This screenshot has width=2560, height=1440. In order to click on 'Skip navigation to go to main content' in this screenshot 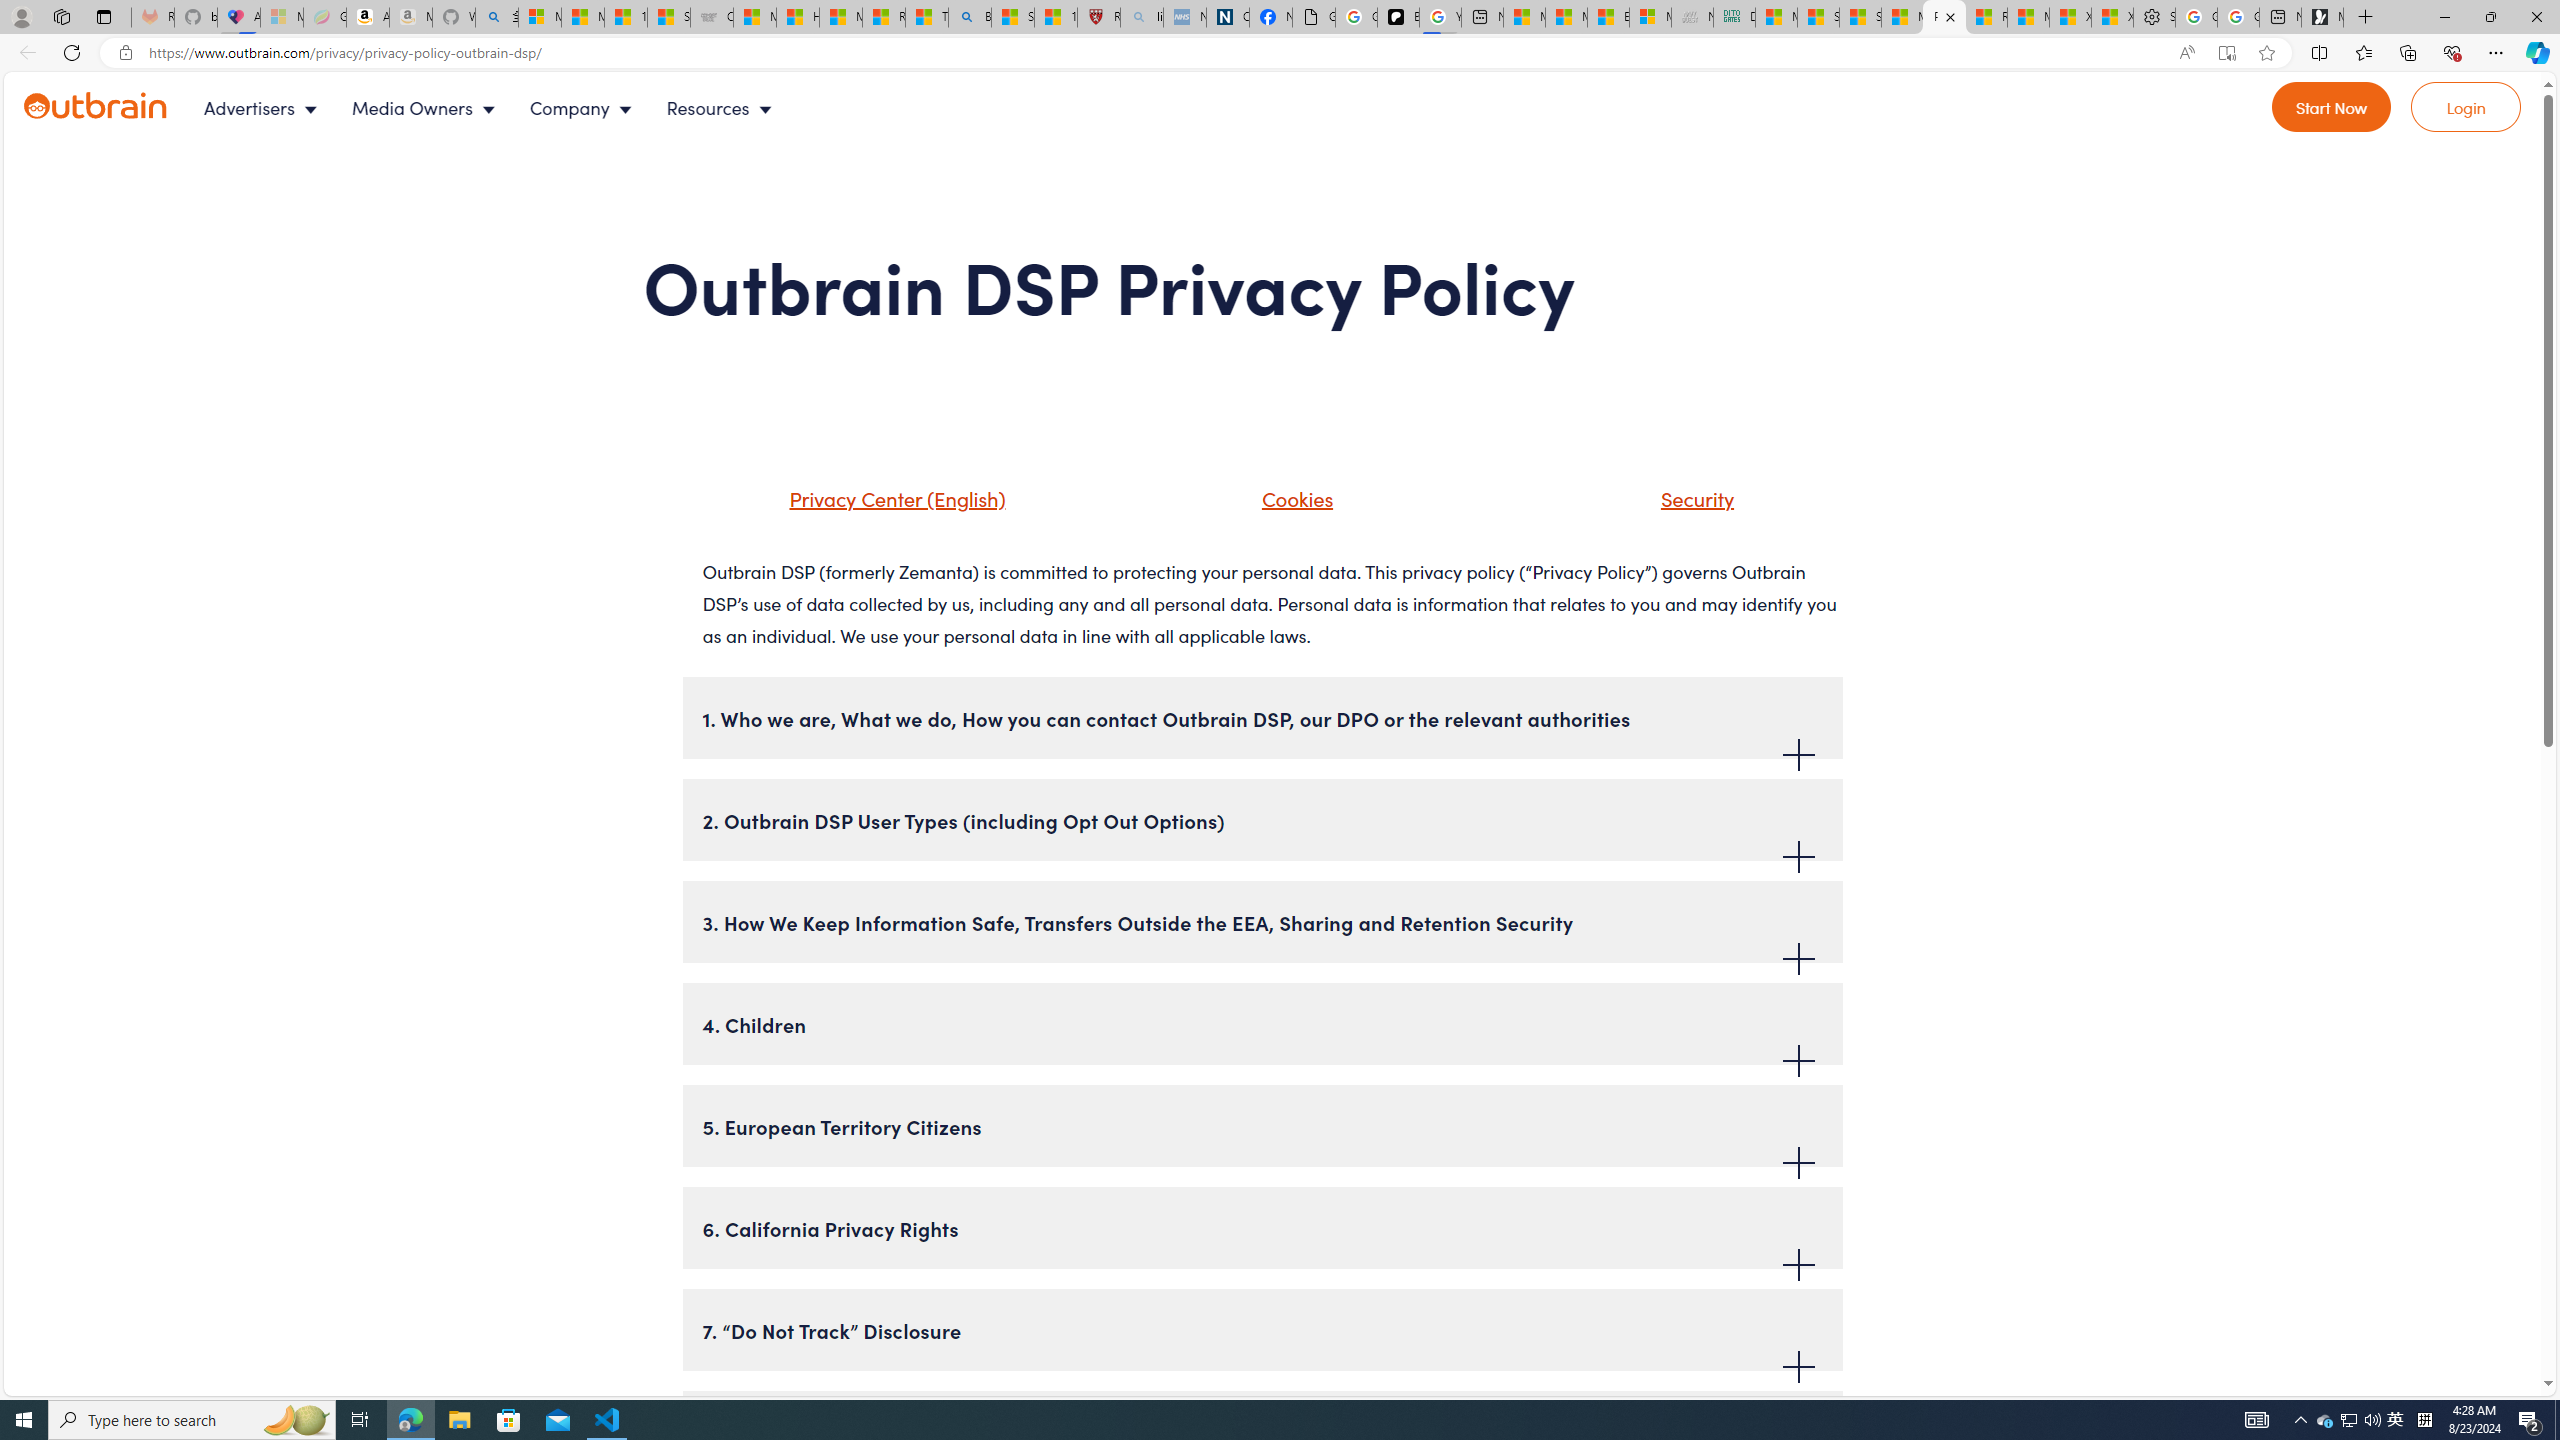, I will do `click(61, 81)`.